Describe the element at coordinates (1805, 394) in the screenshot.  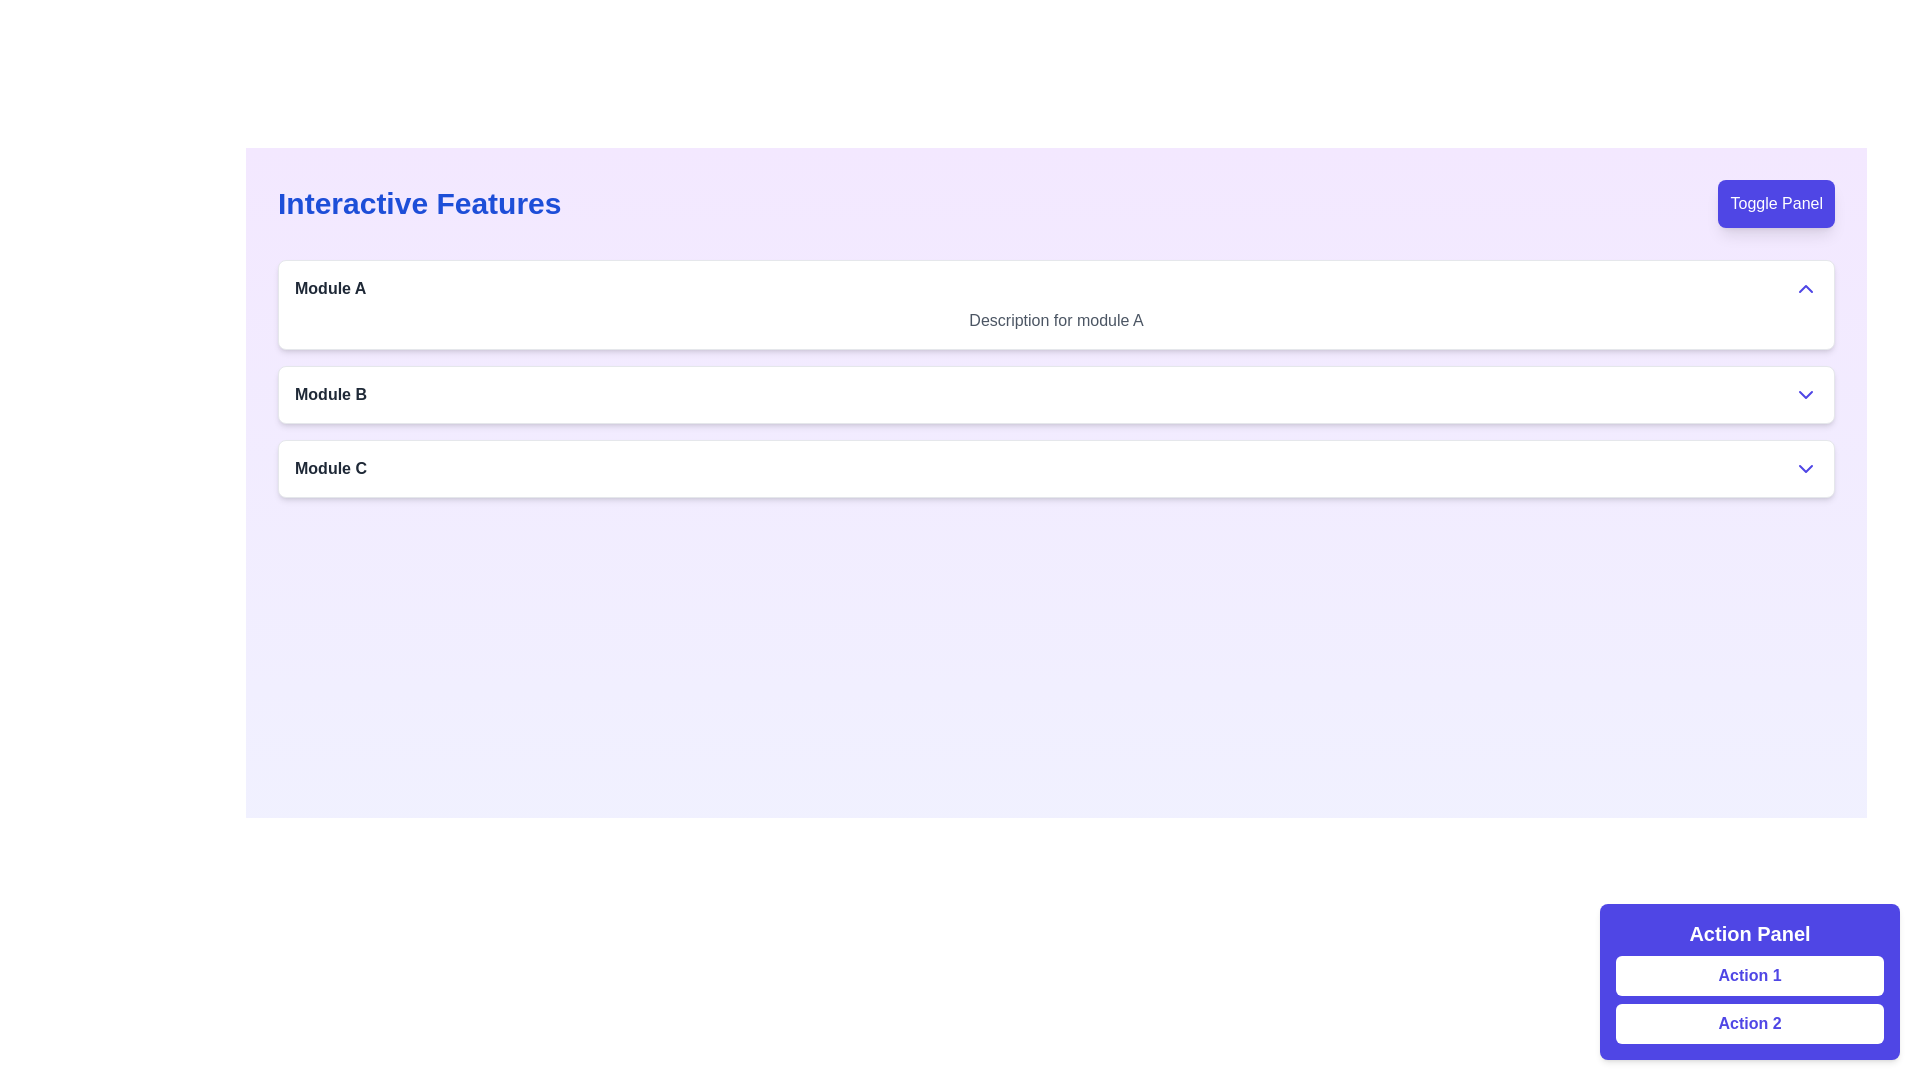
I see `the toggle icon located at the right end of the 'Module B' row` at that location.